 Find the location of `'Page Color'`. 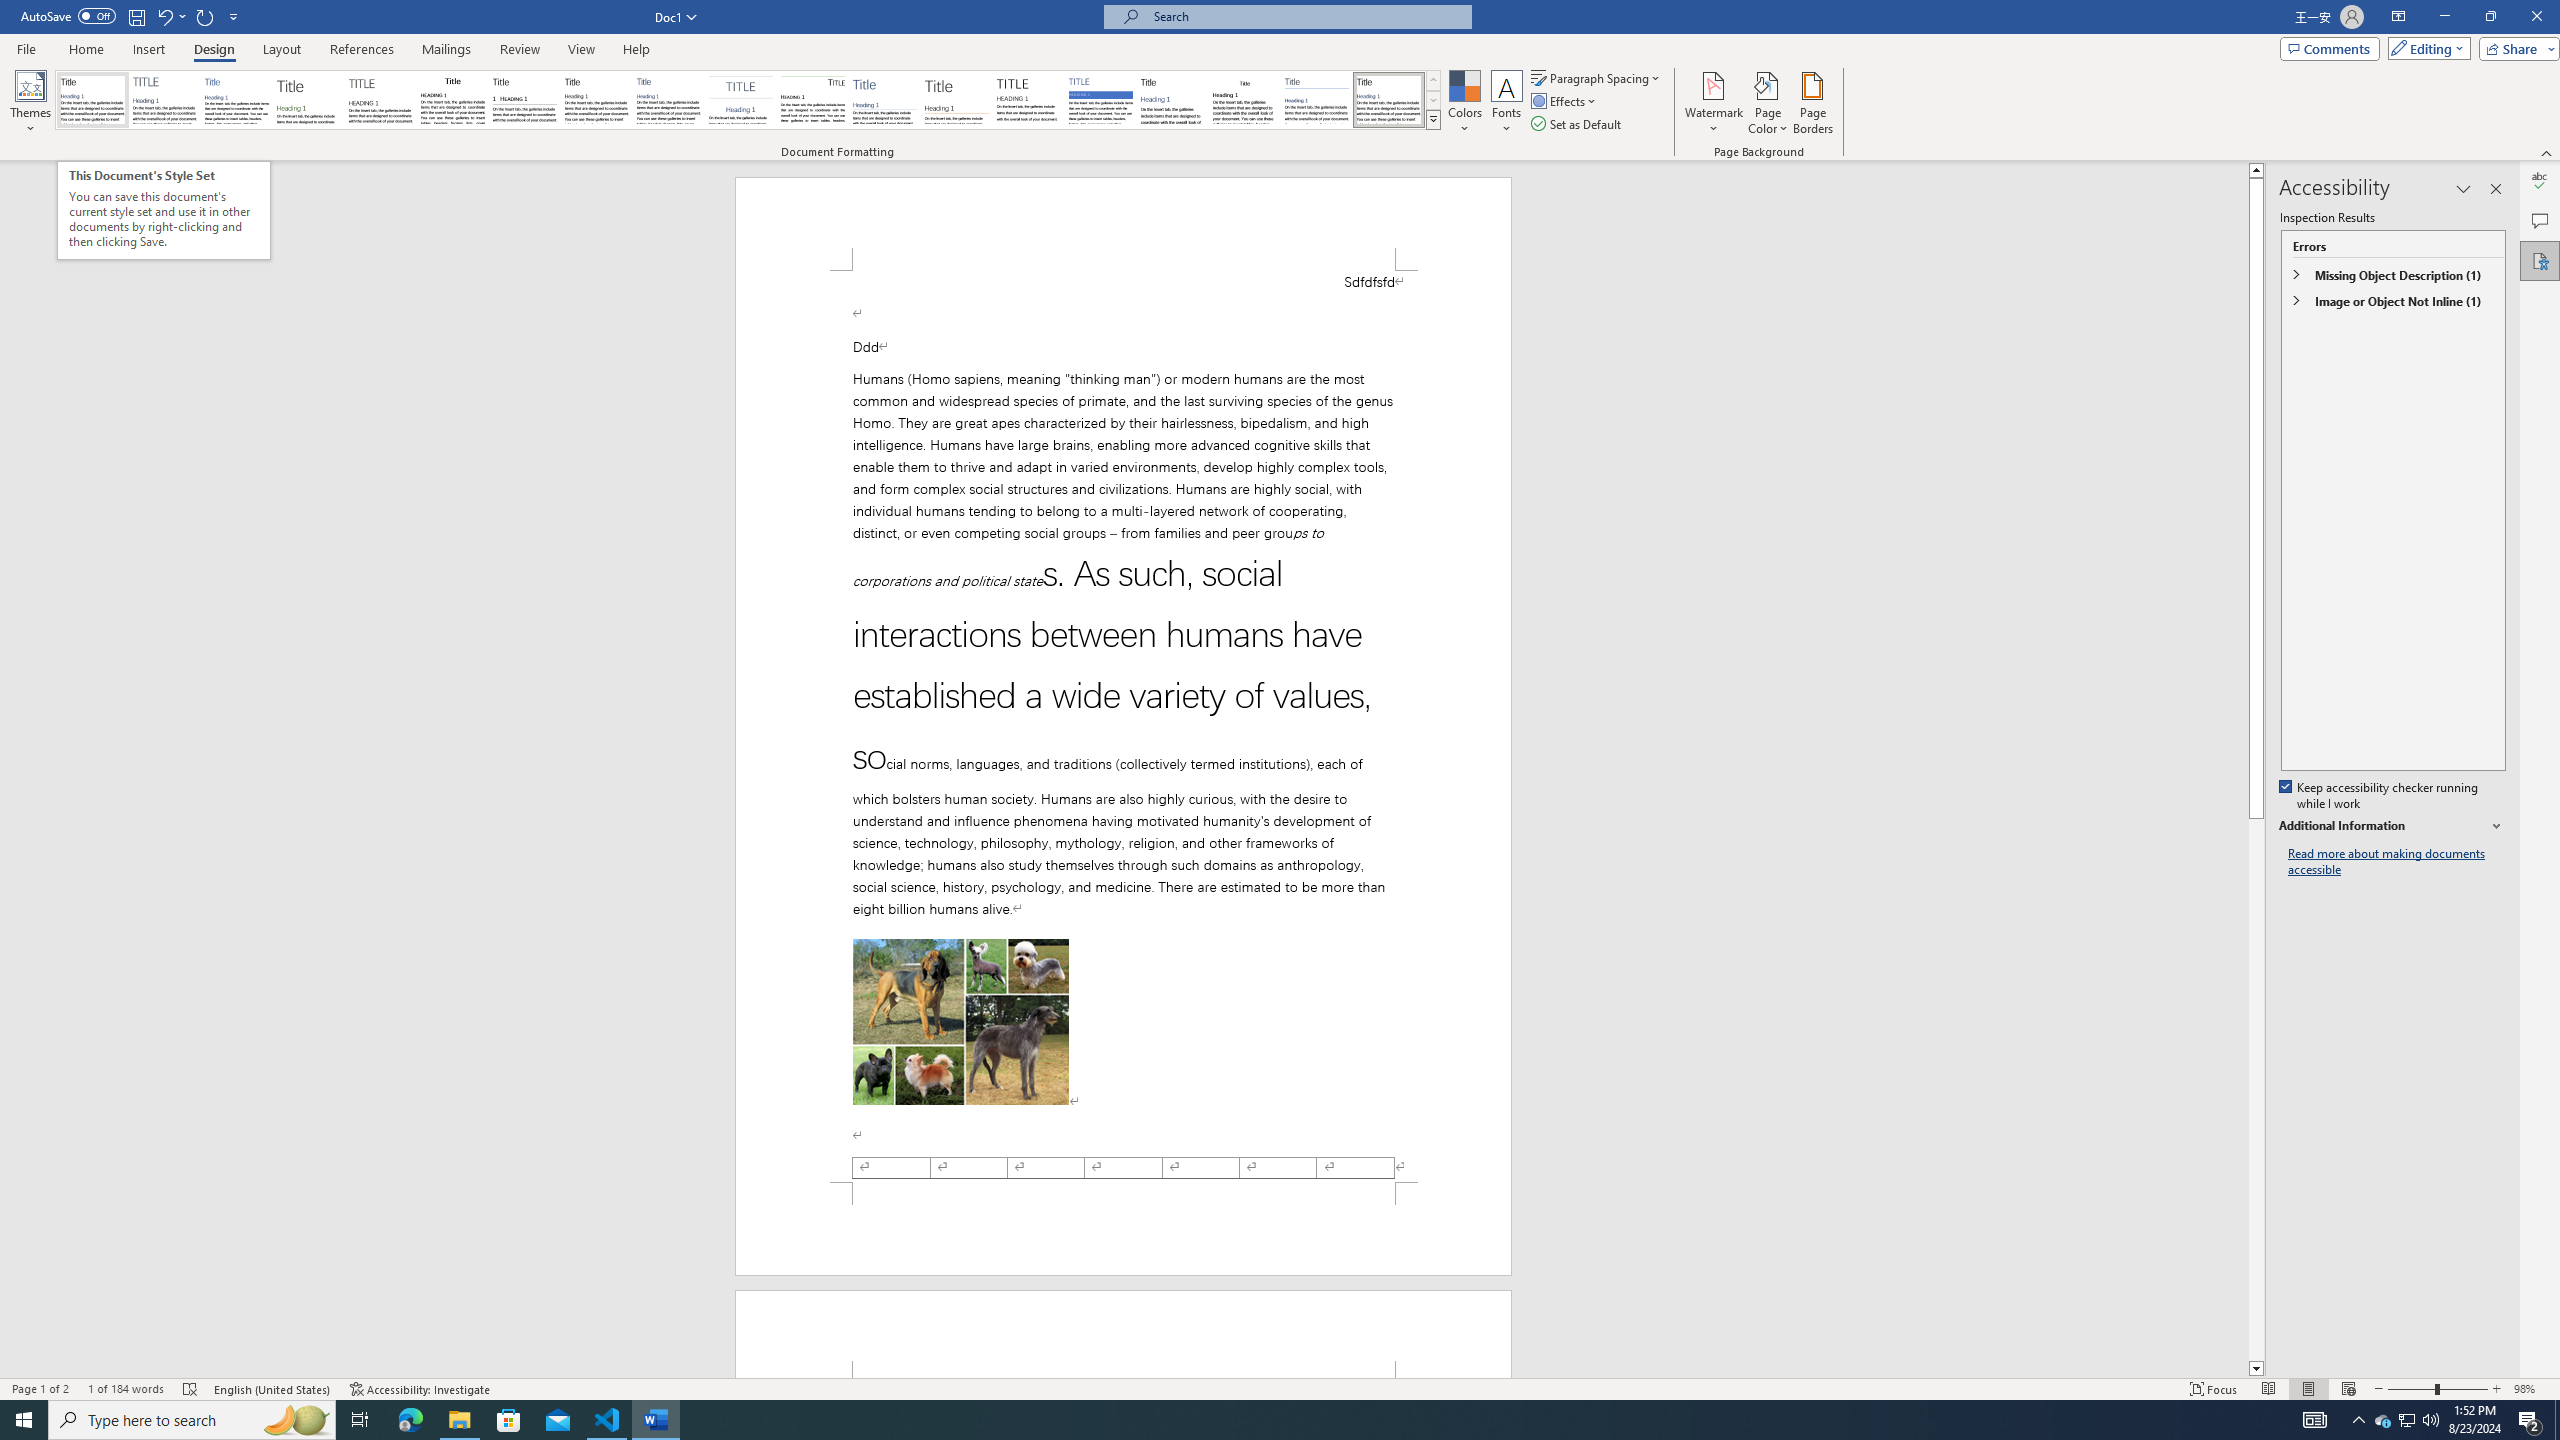

'Page Color' is located at coordinates (1768, 103).